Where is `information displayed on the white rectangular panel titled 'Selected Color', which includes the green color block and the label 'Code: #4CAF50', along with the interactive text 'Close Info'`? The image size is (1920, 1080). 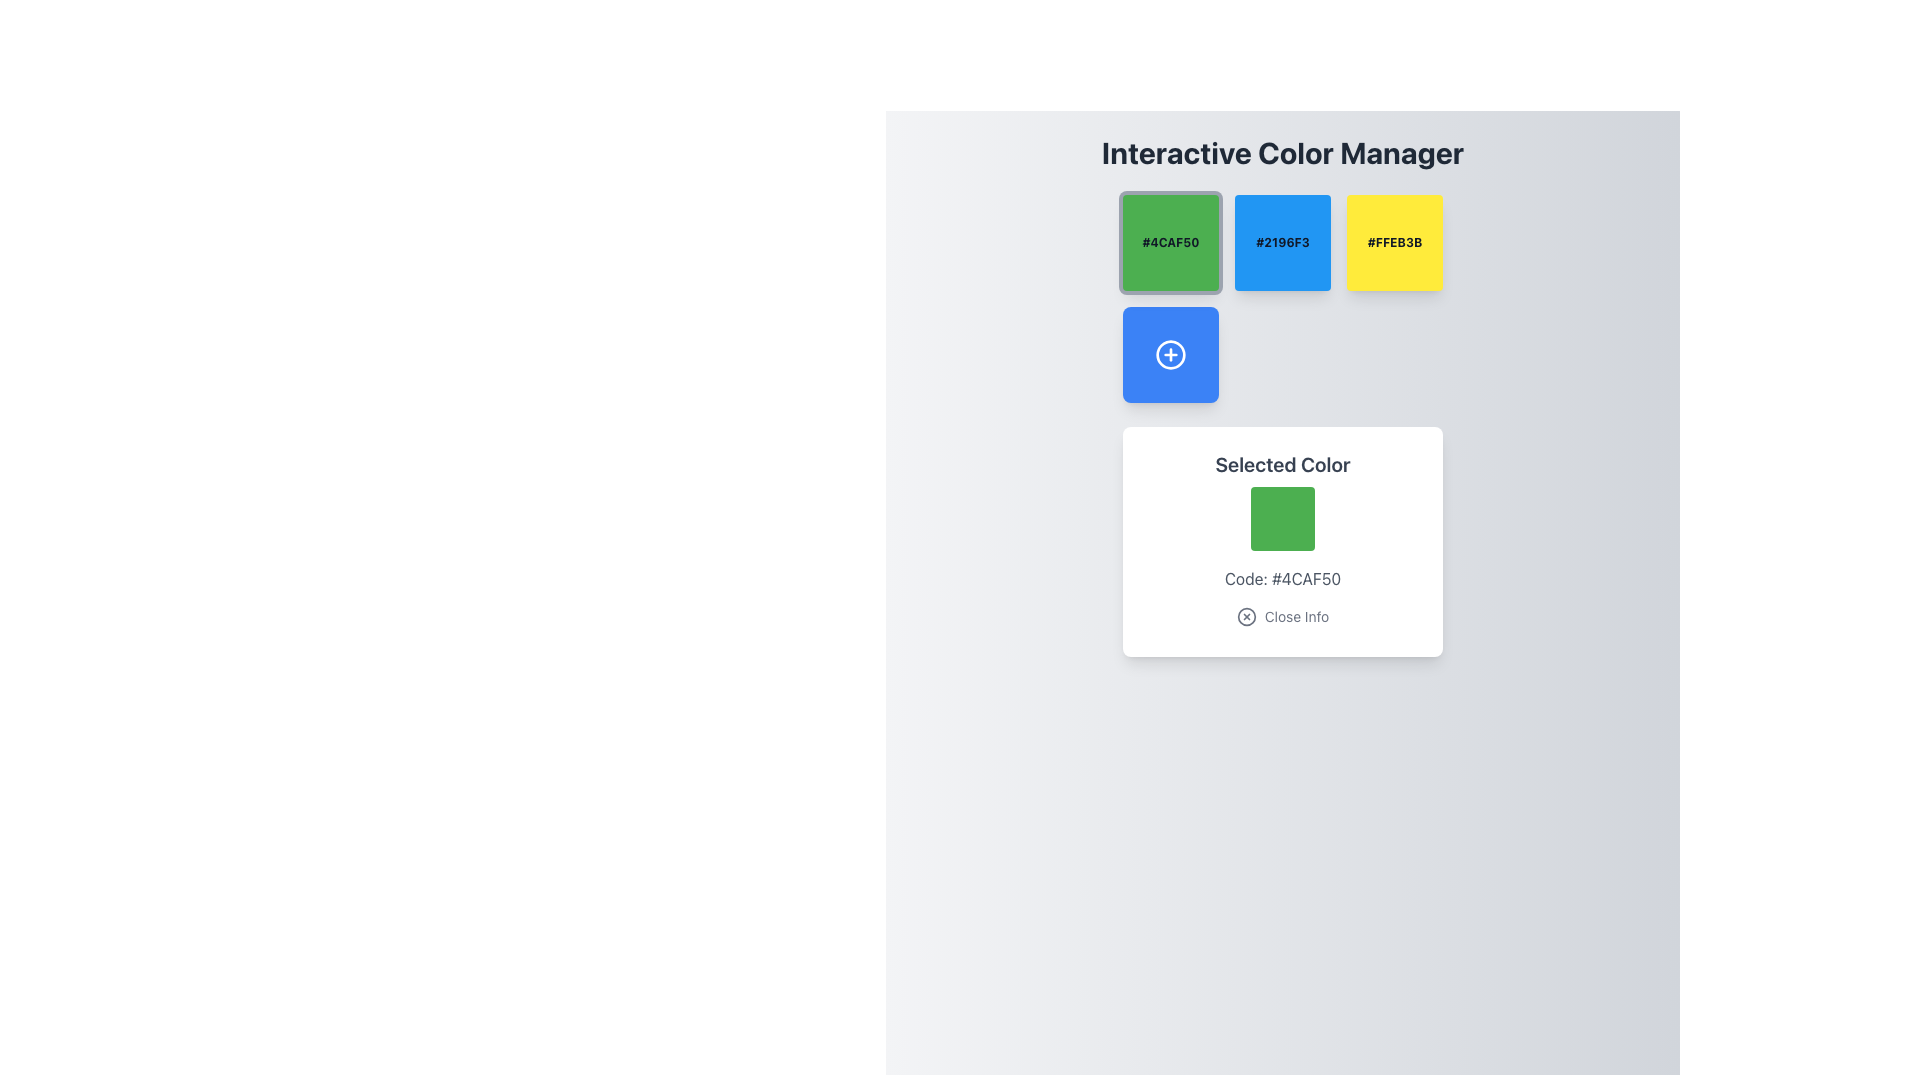 information displayed on the white rectangular panel titled 'Selected Color', which includes the green color block and the label 'Code: #4CAF50', along with the interactive text 'Close Info' is located at coordinates (1282, 424).